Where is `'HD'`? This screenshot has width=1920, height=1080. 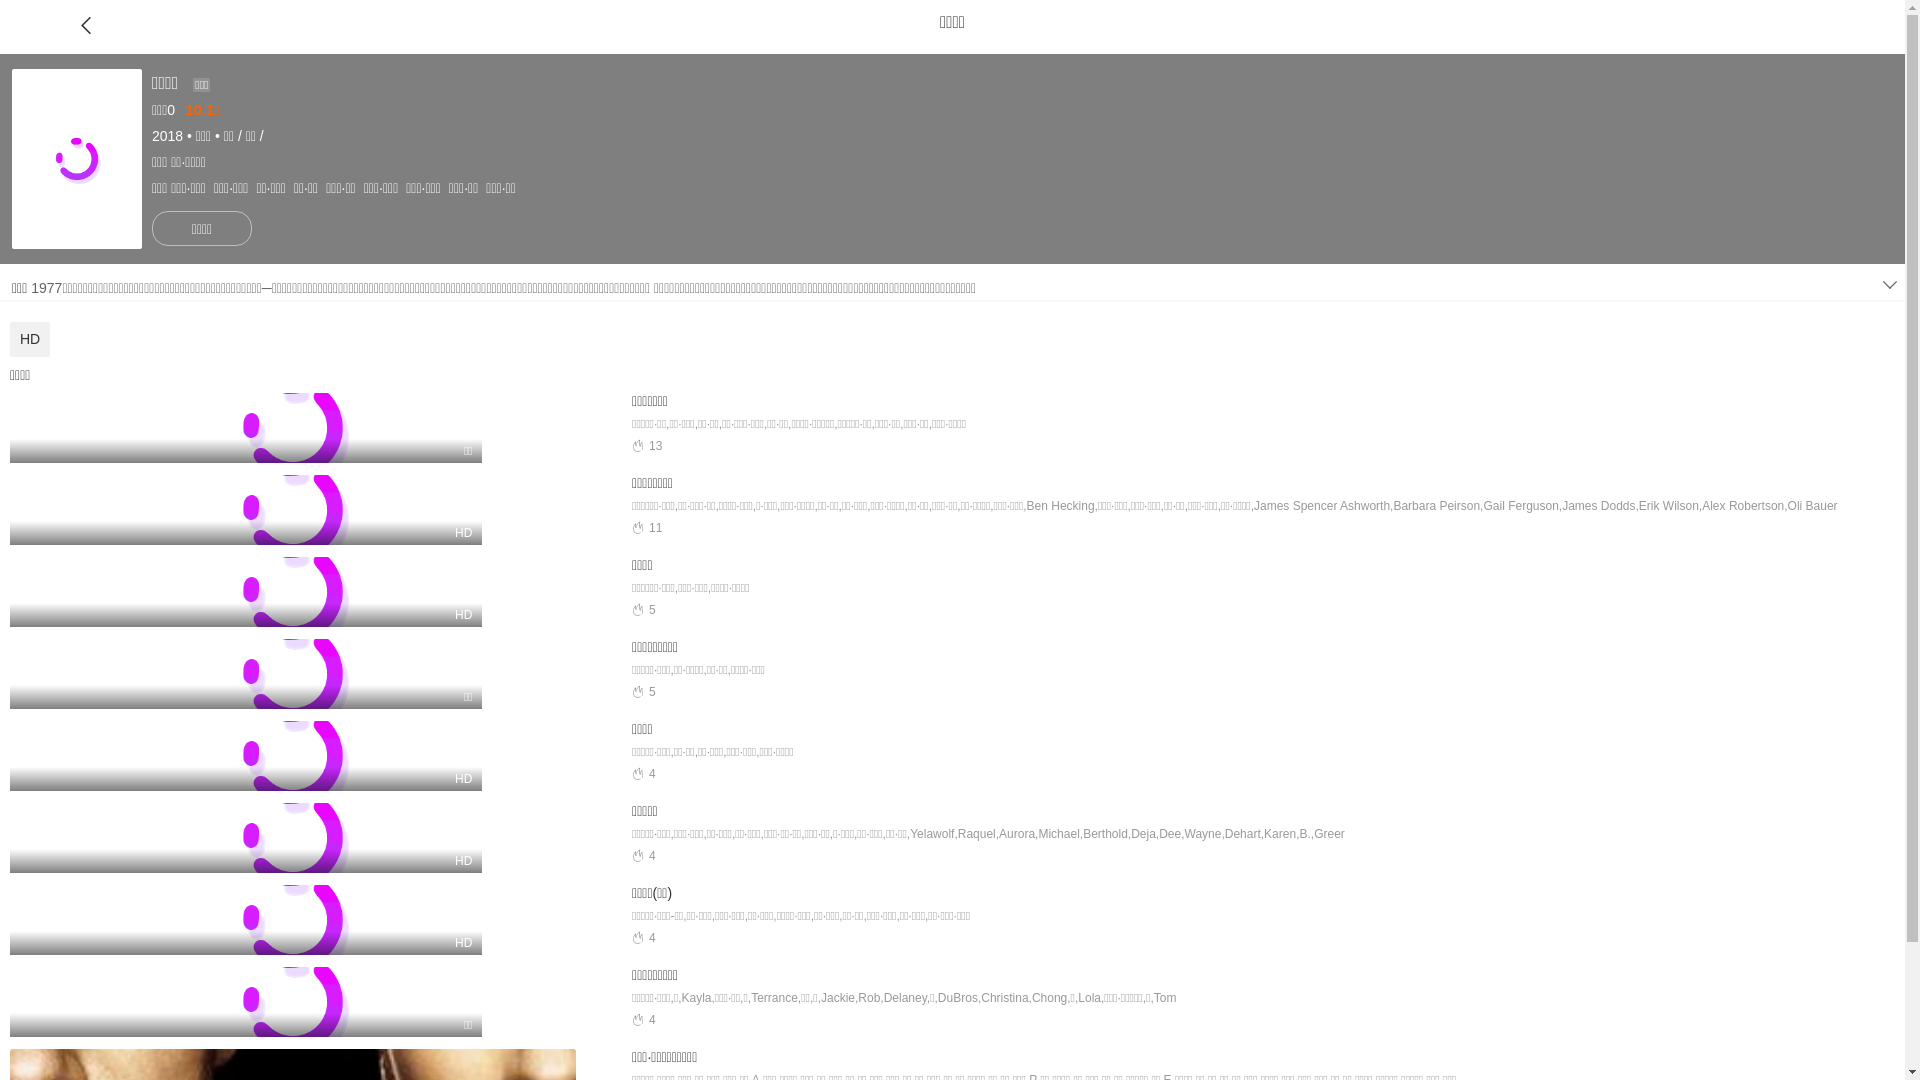
'HD' is located at coordinates (29, 338).